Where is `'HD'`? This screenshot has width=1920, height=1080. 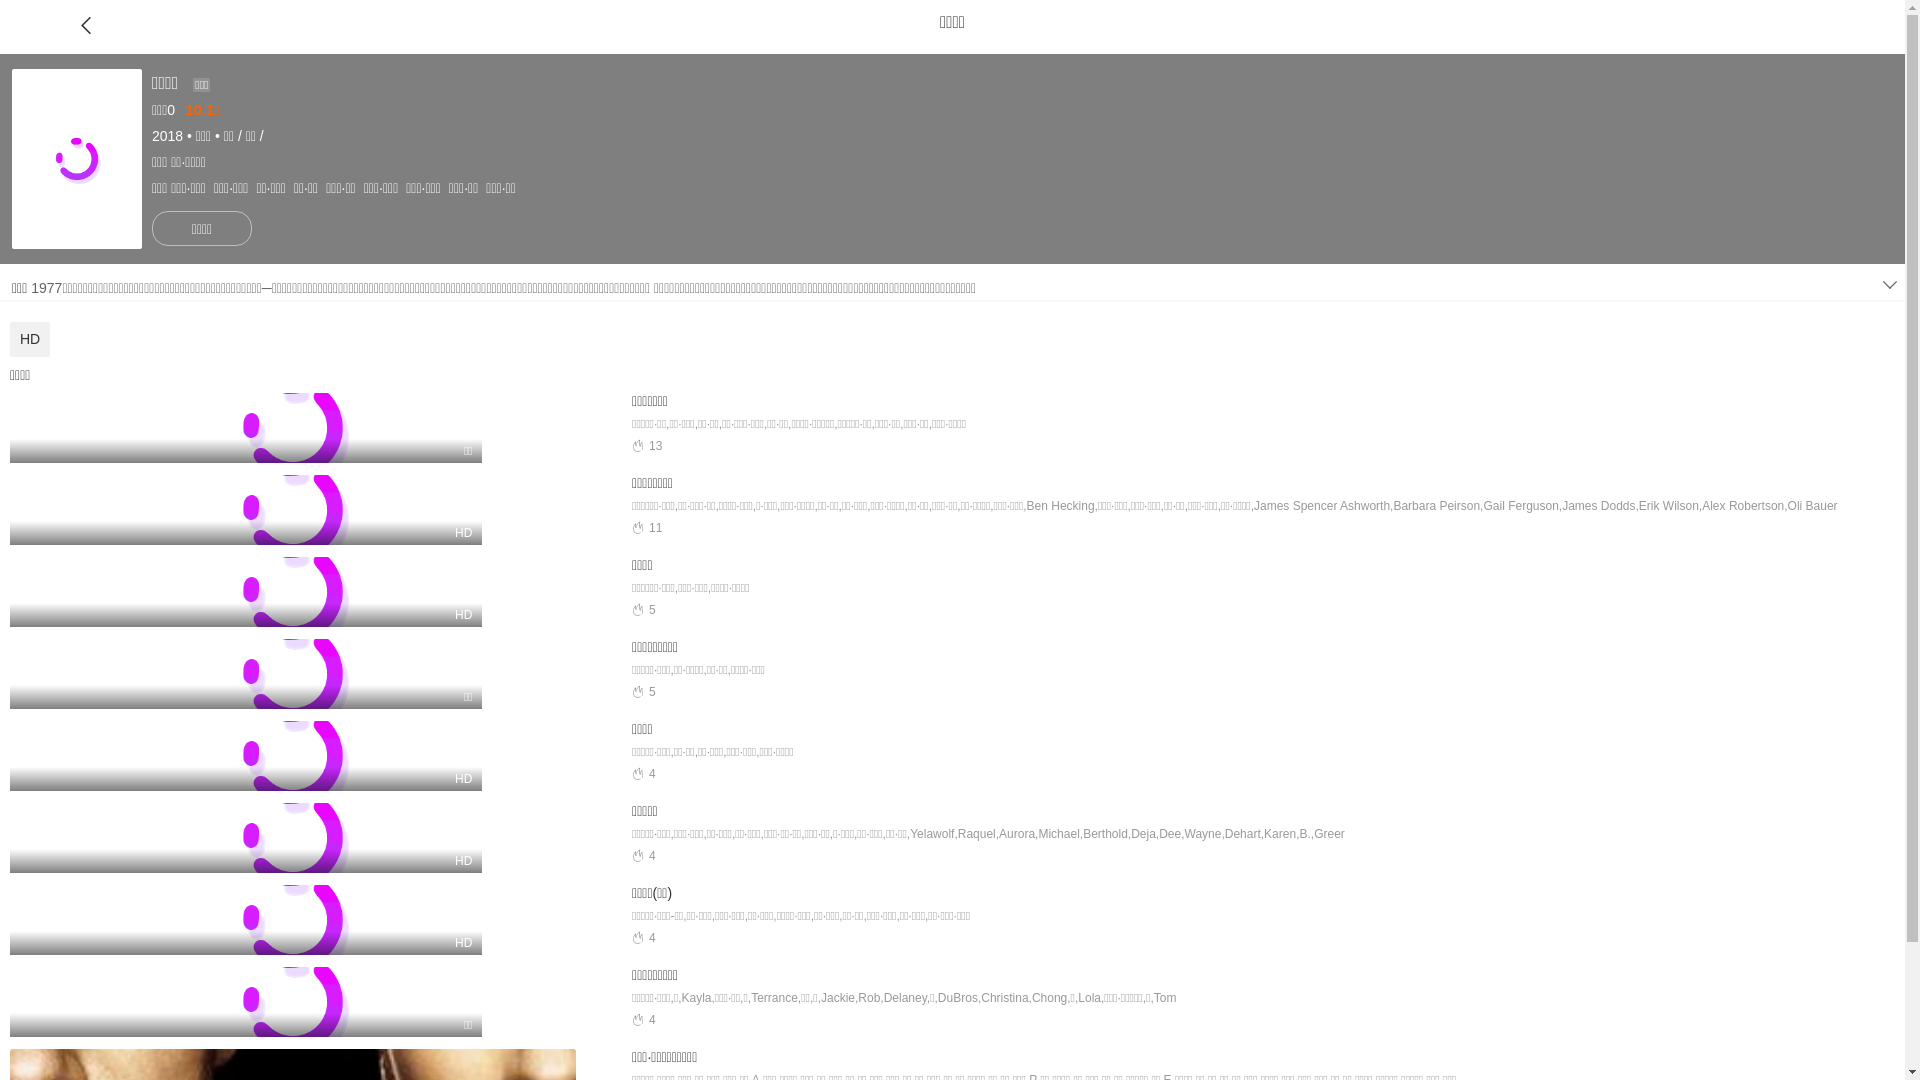
'HD' is located at coordinates (29, 338).